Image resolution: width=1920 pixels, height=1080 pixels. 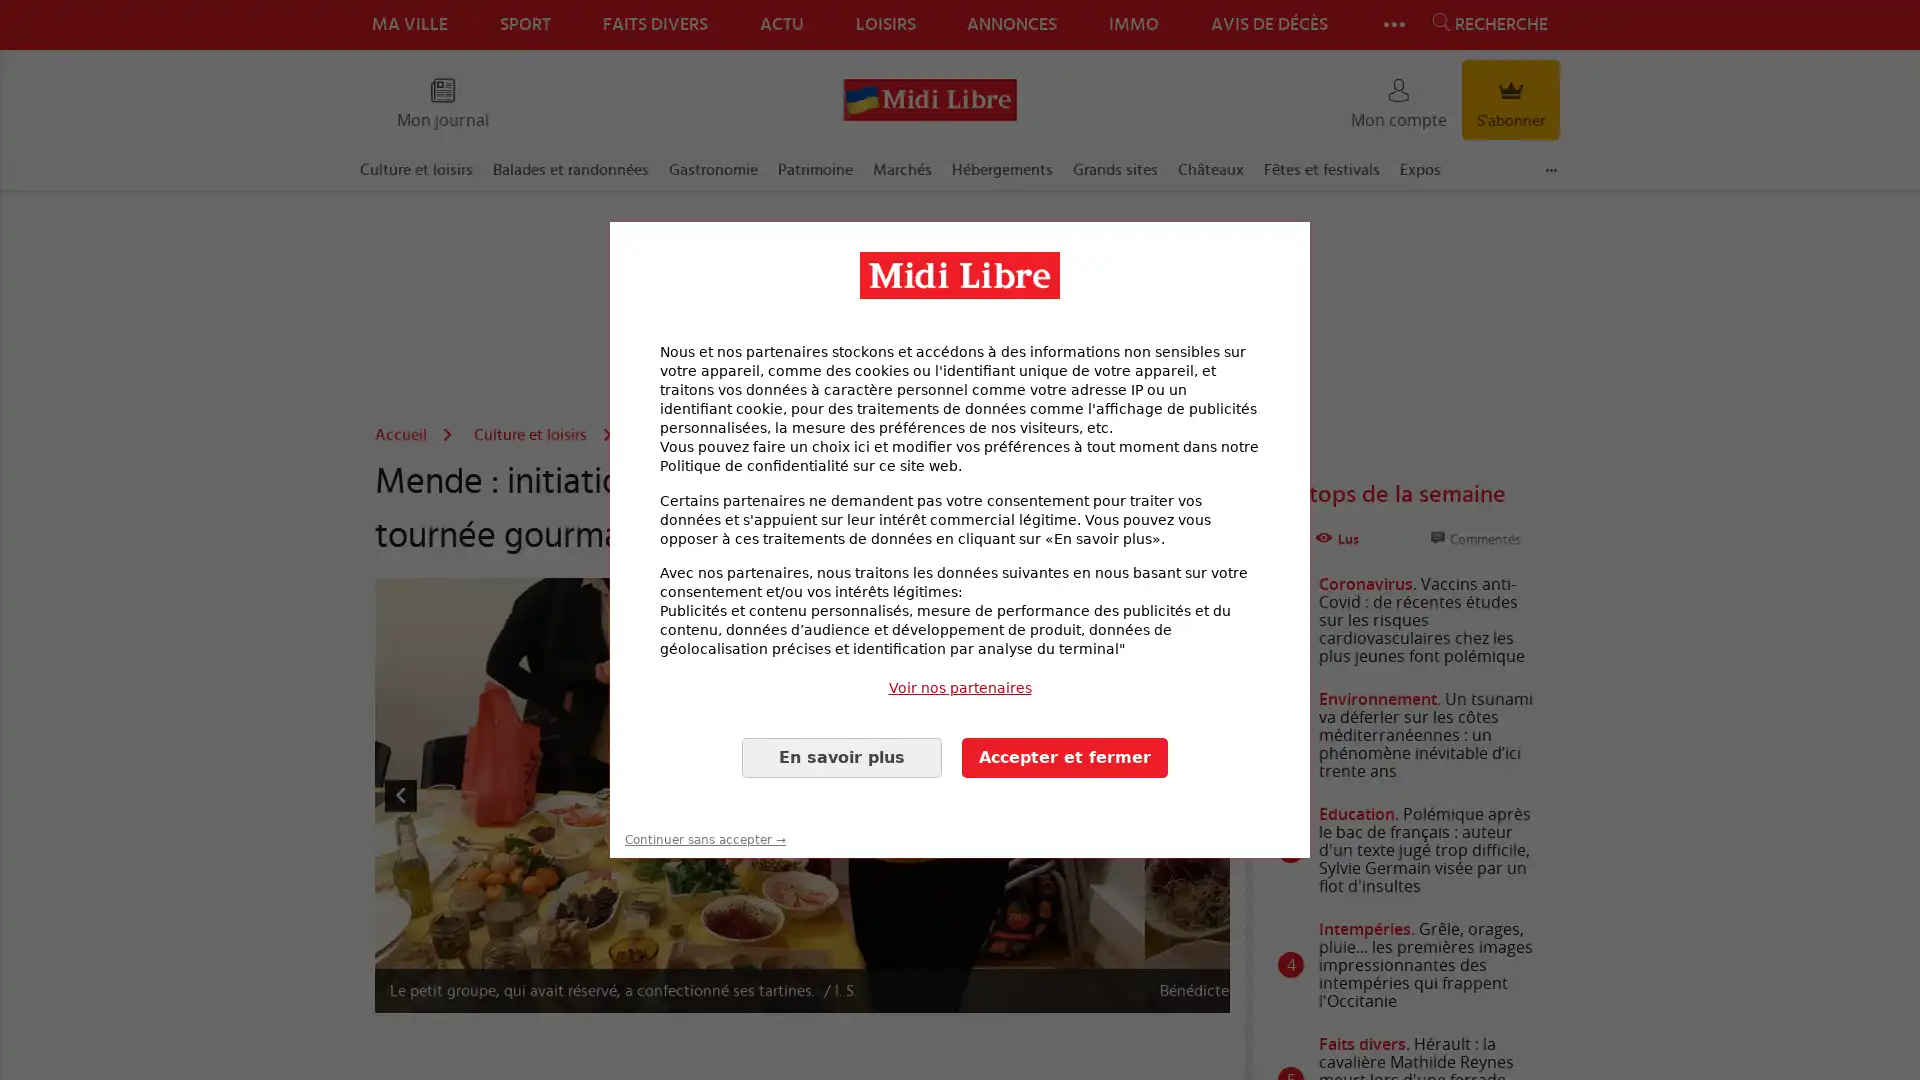 I want to click on Voir nos partenaires, so click(x=960, y=686).